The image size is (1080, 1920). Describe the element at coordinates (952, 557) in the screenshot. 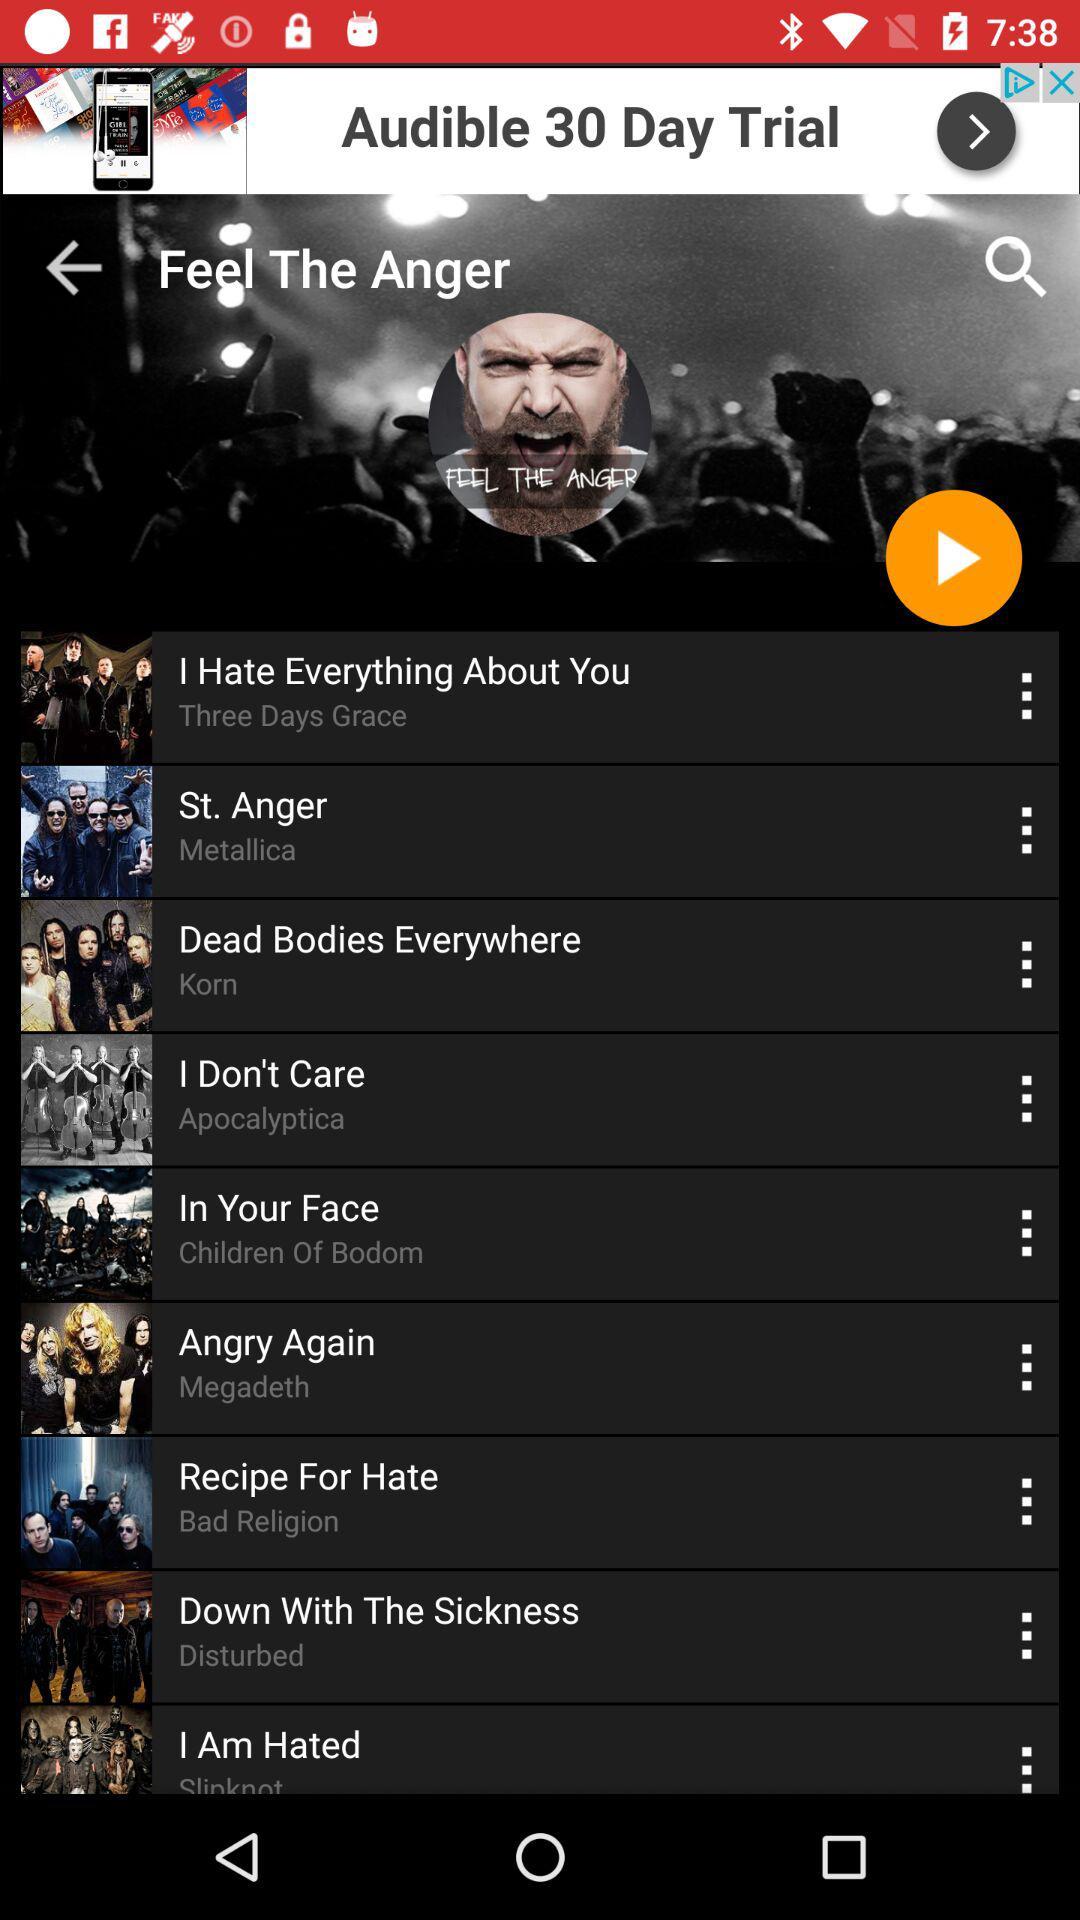

I see `playlist` at that location.